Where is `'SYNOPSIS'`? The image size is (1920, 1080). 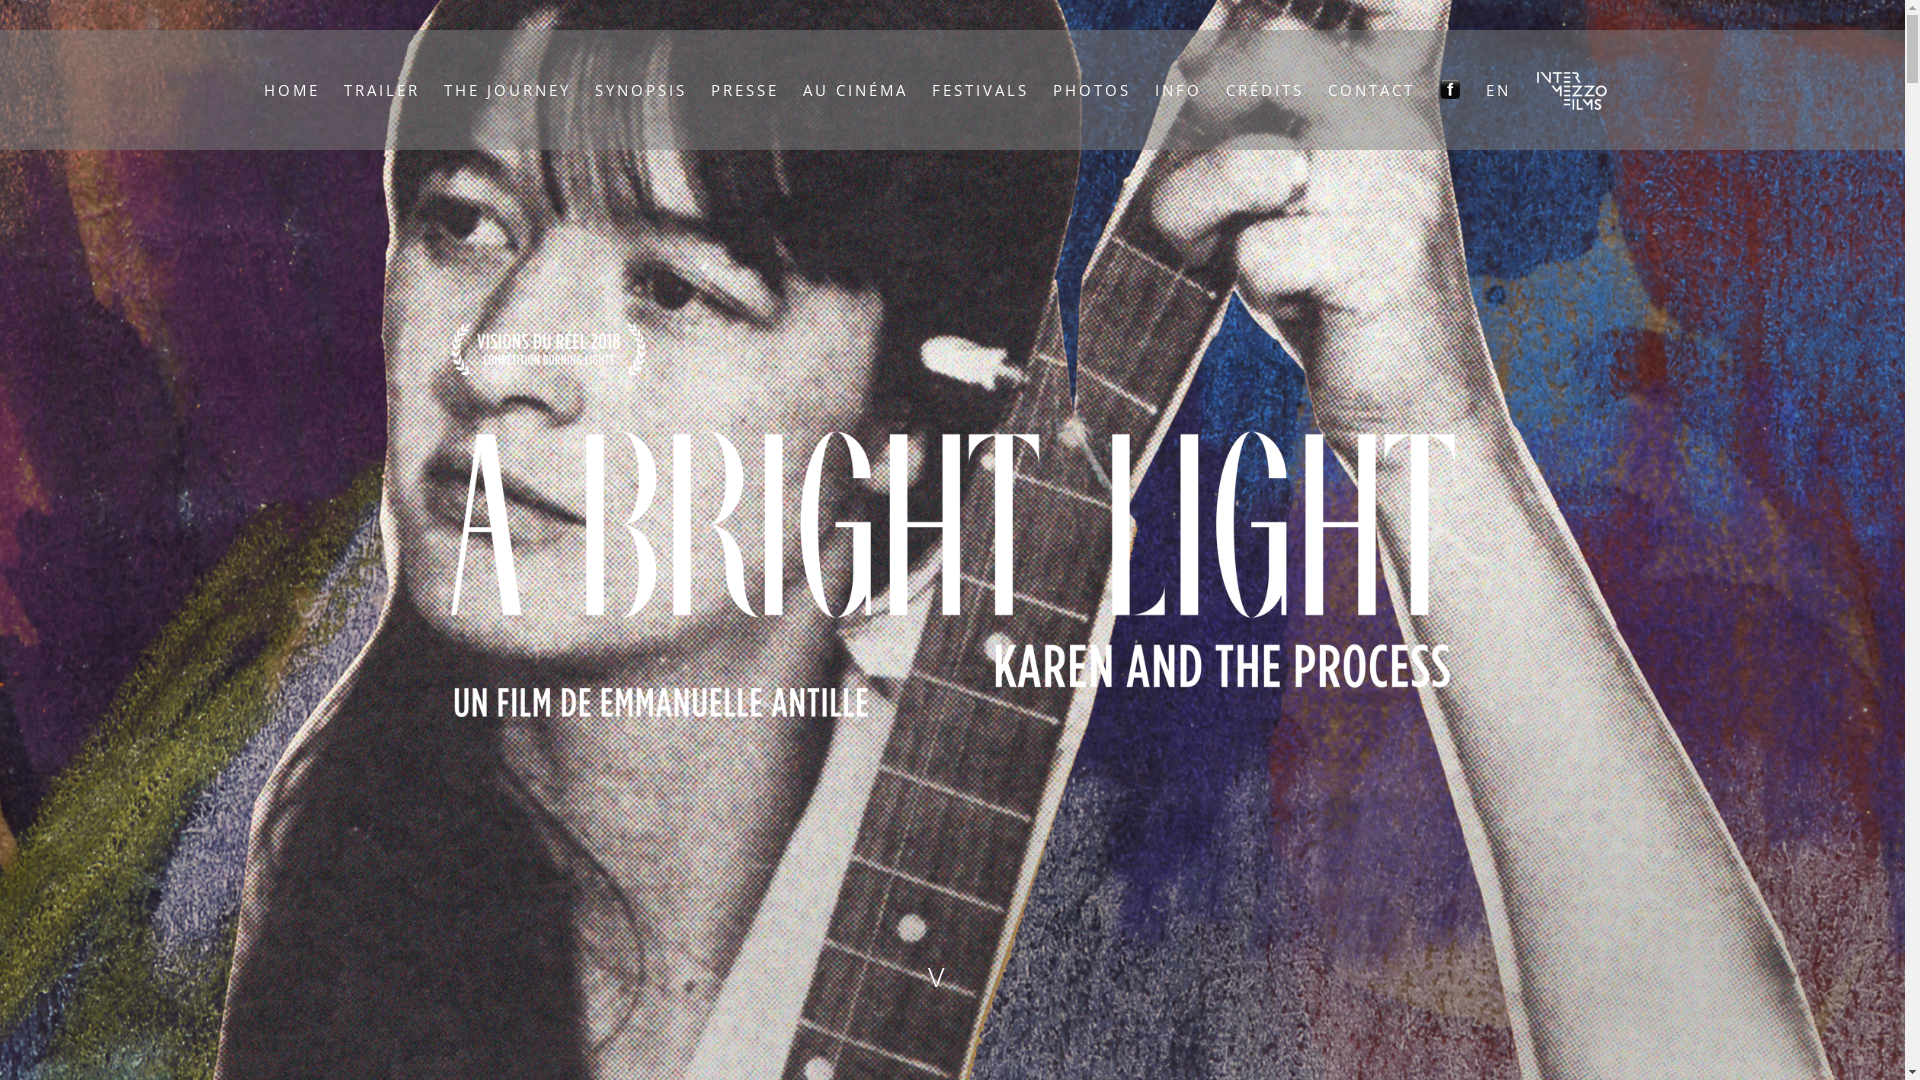
'SYNOPSIS' is located at coordinates (594, 88).